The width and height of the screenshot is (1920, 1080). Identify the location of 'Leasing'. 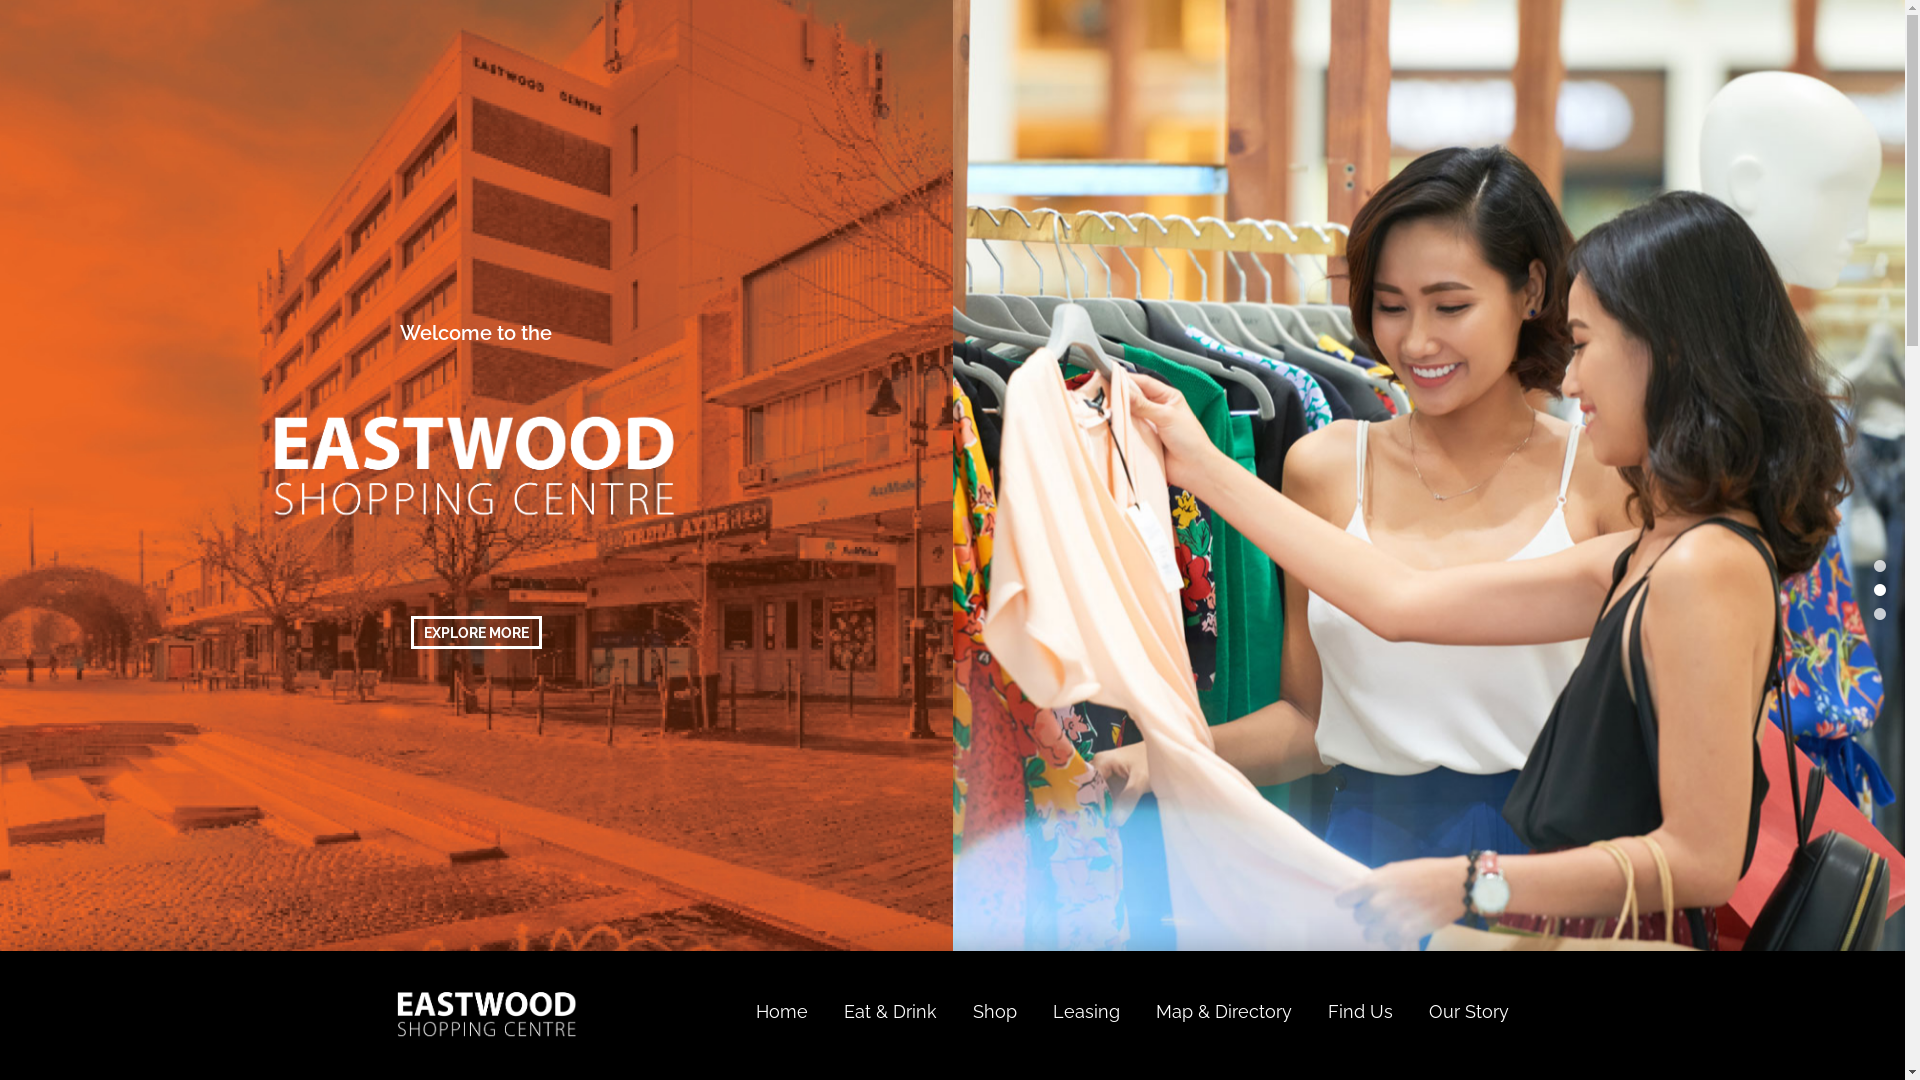
(1084, 1011).